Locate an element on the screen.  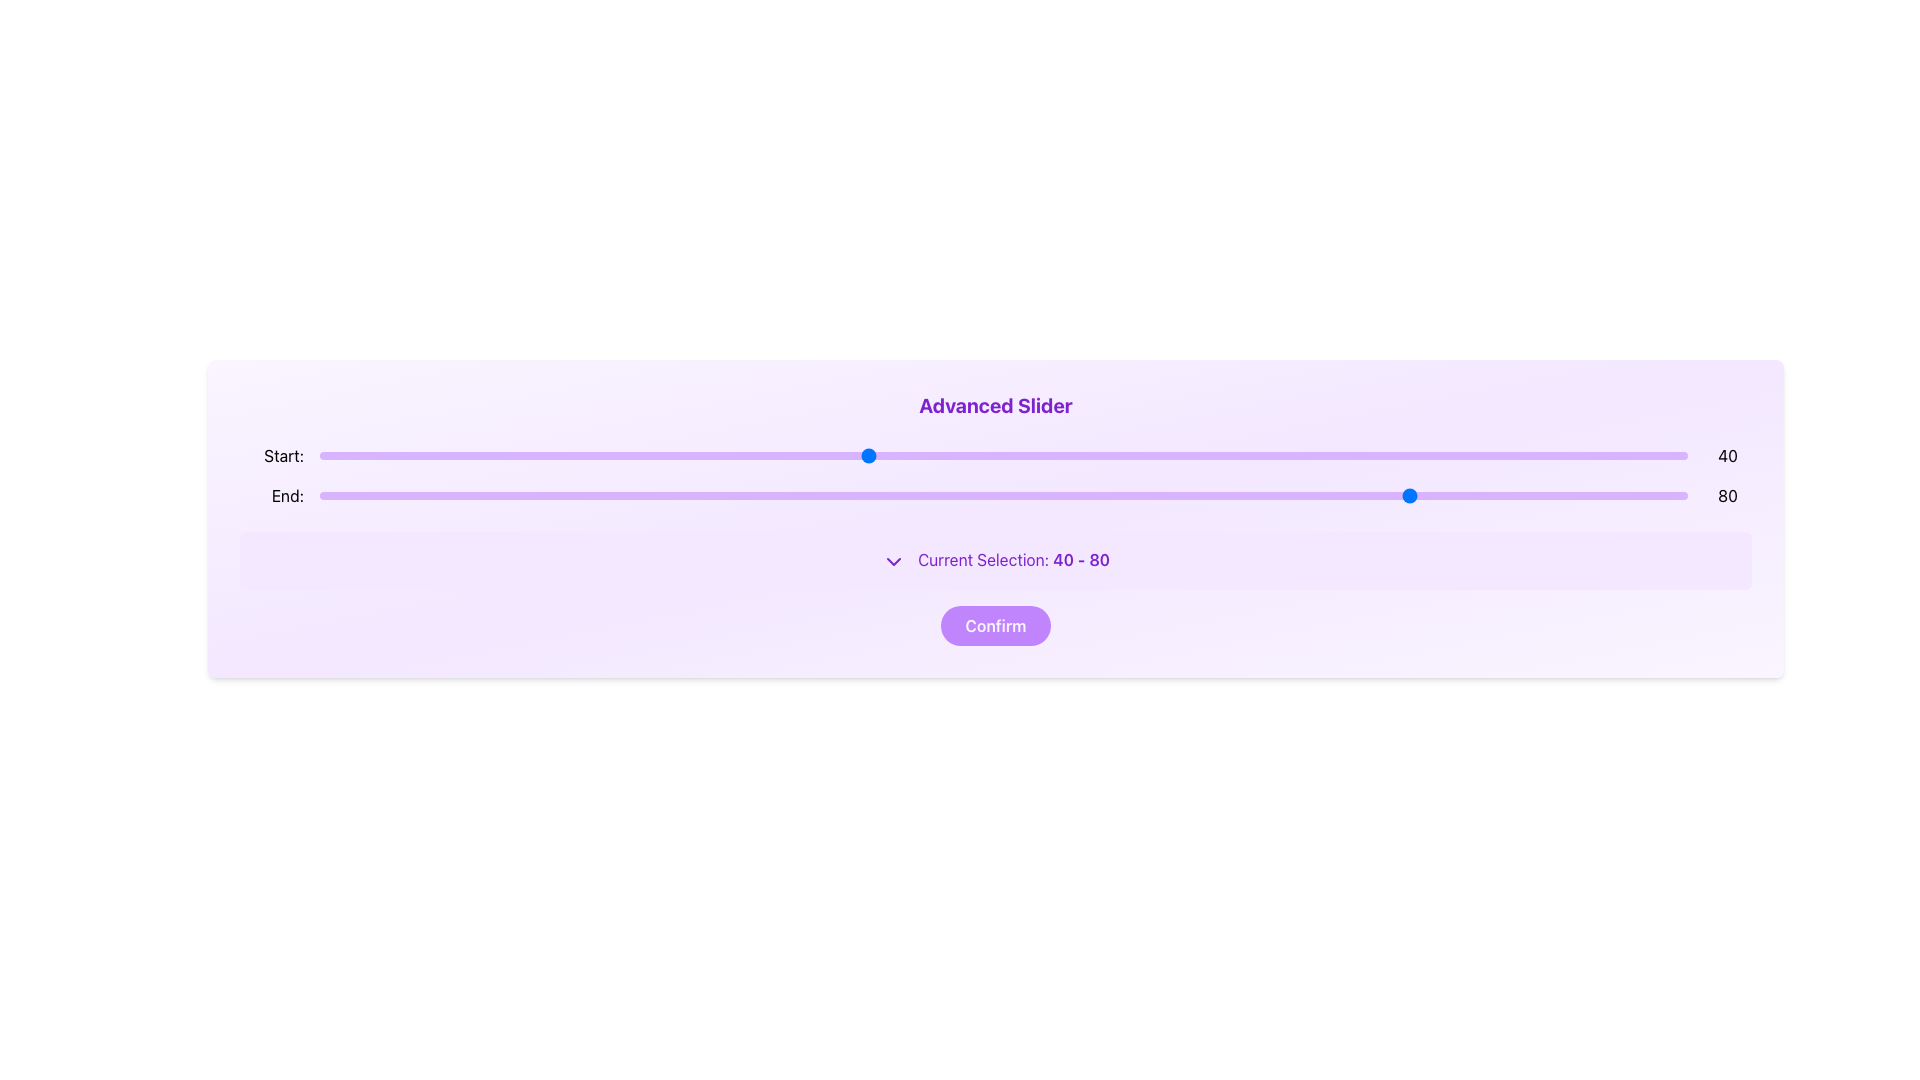
the 'End' value is located at coordinates (1044, 495).